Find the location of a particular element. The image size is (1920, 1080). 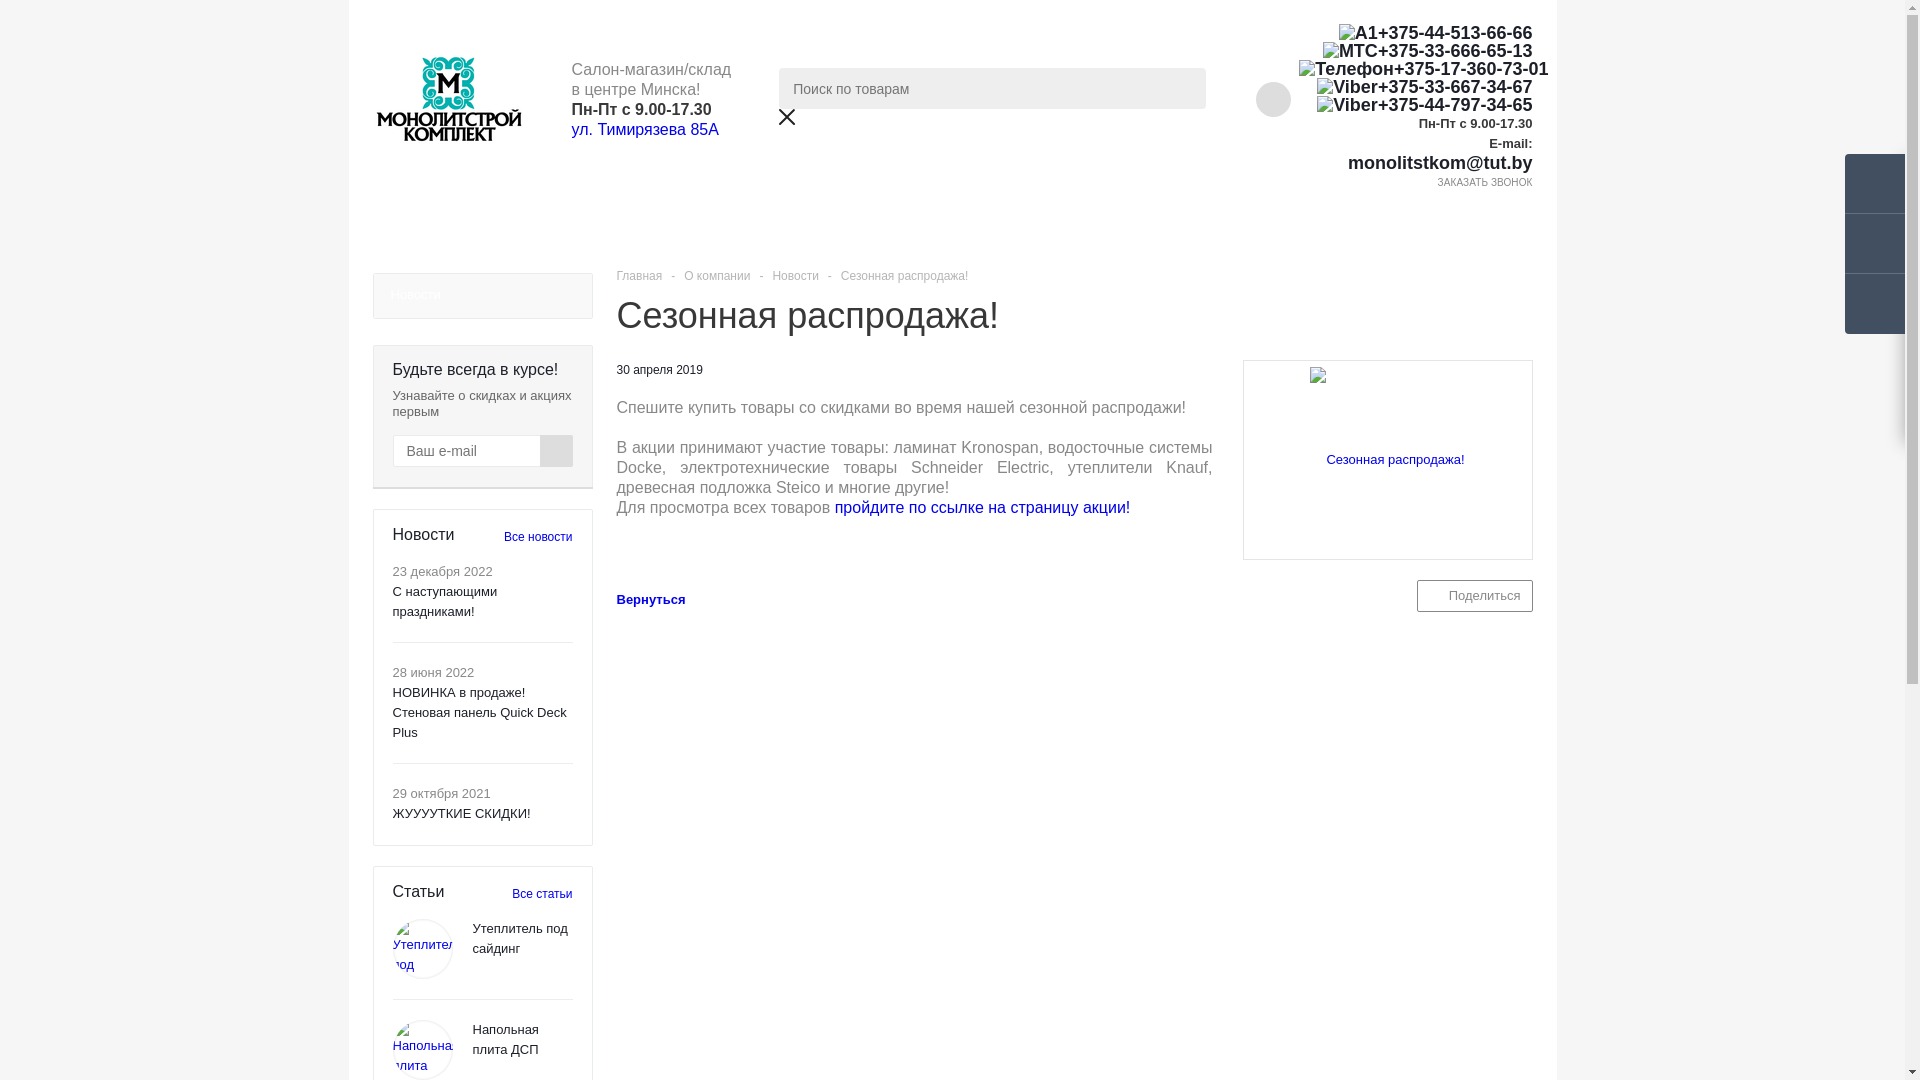

'monolitstkom@tut.by' is located at coordinates (1414, 161).